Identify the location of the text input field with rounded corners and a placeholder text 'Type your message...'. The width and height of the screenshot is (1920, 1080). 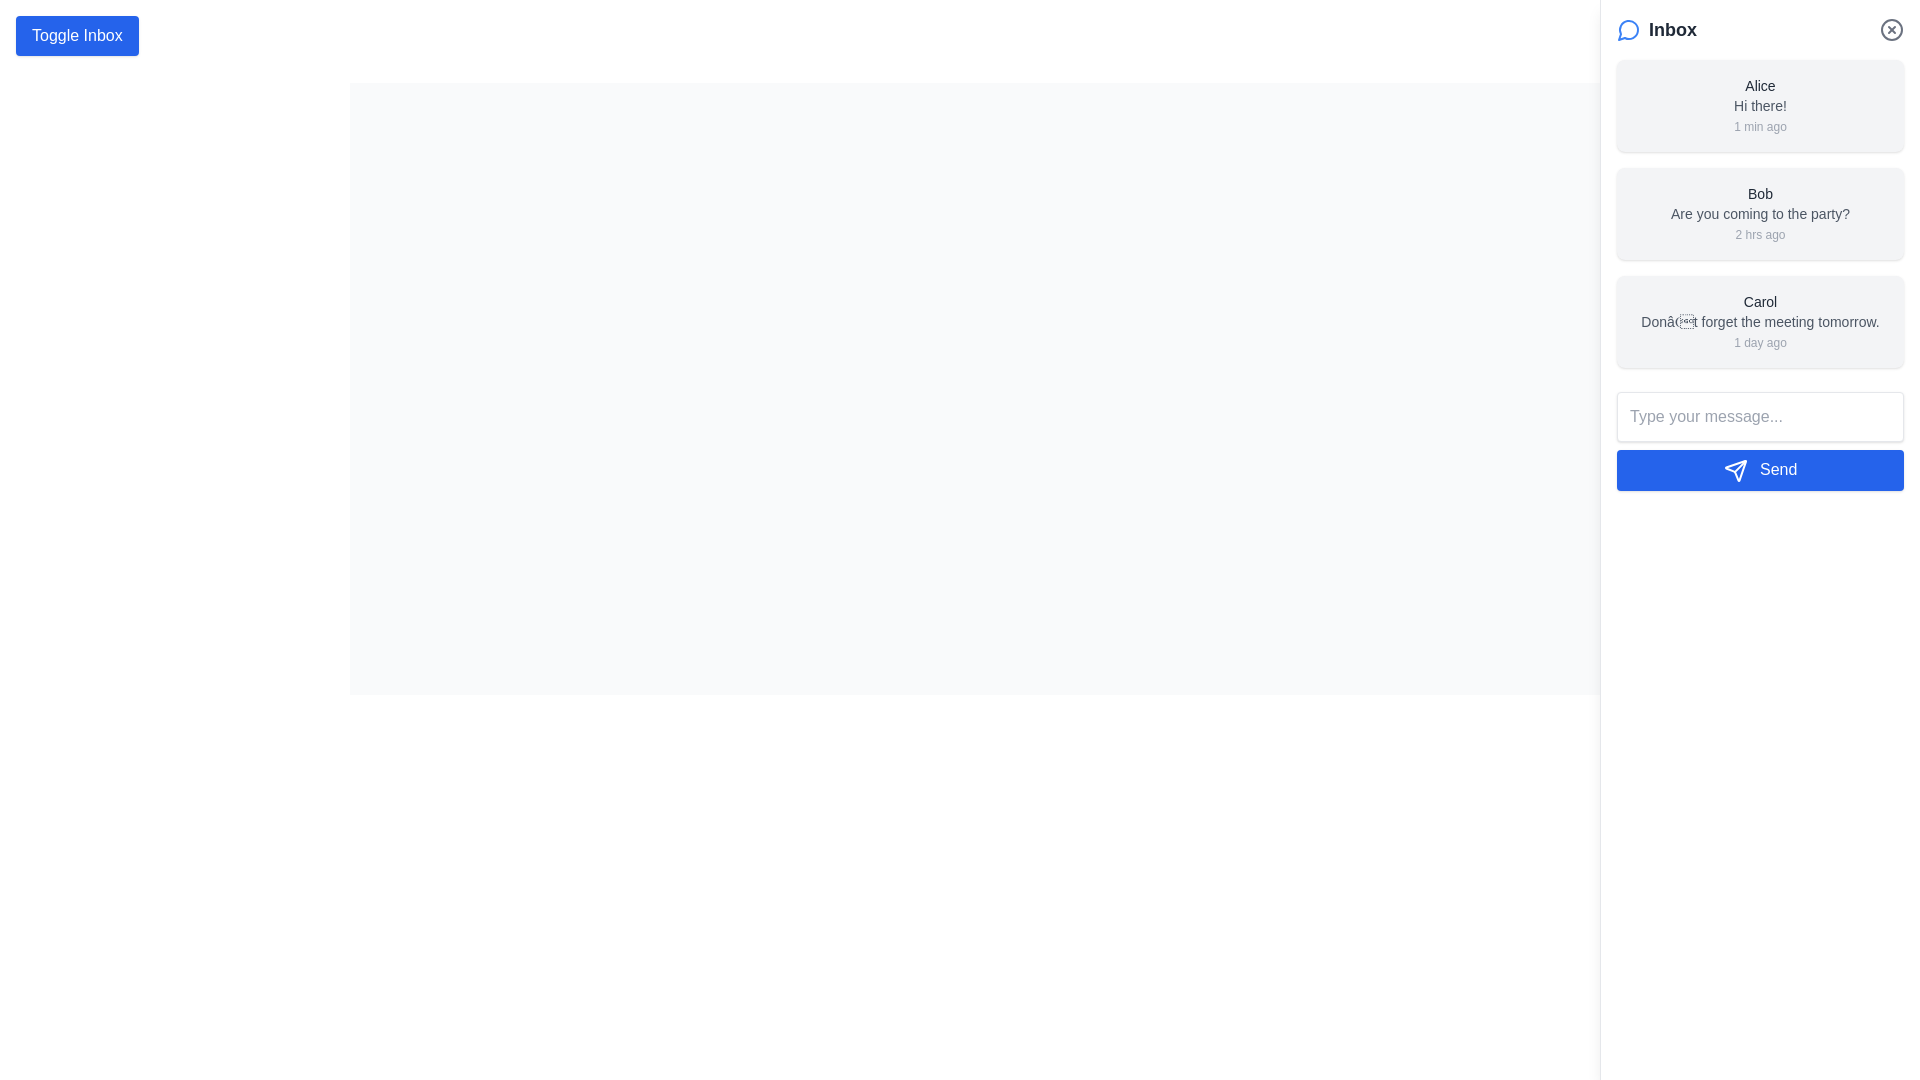
(1760, 415).